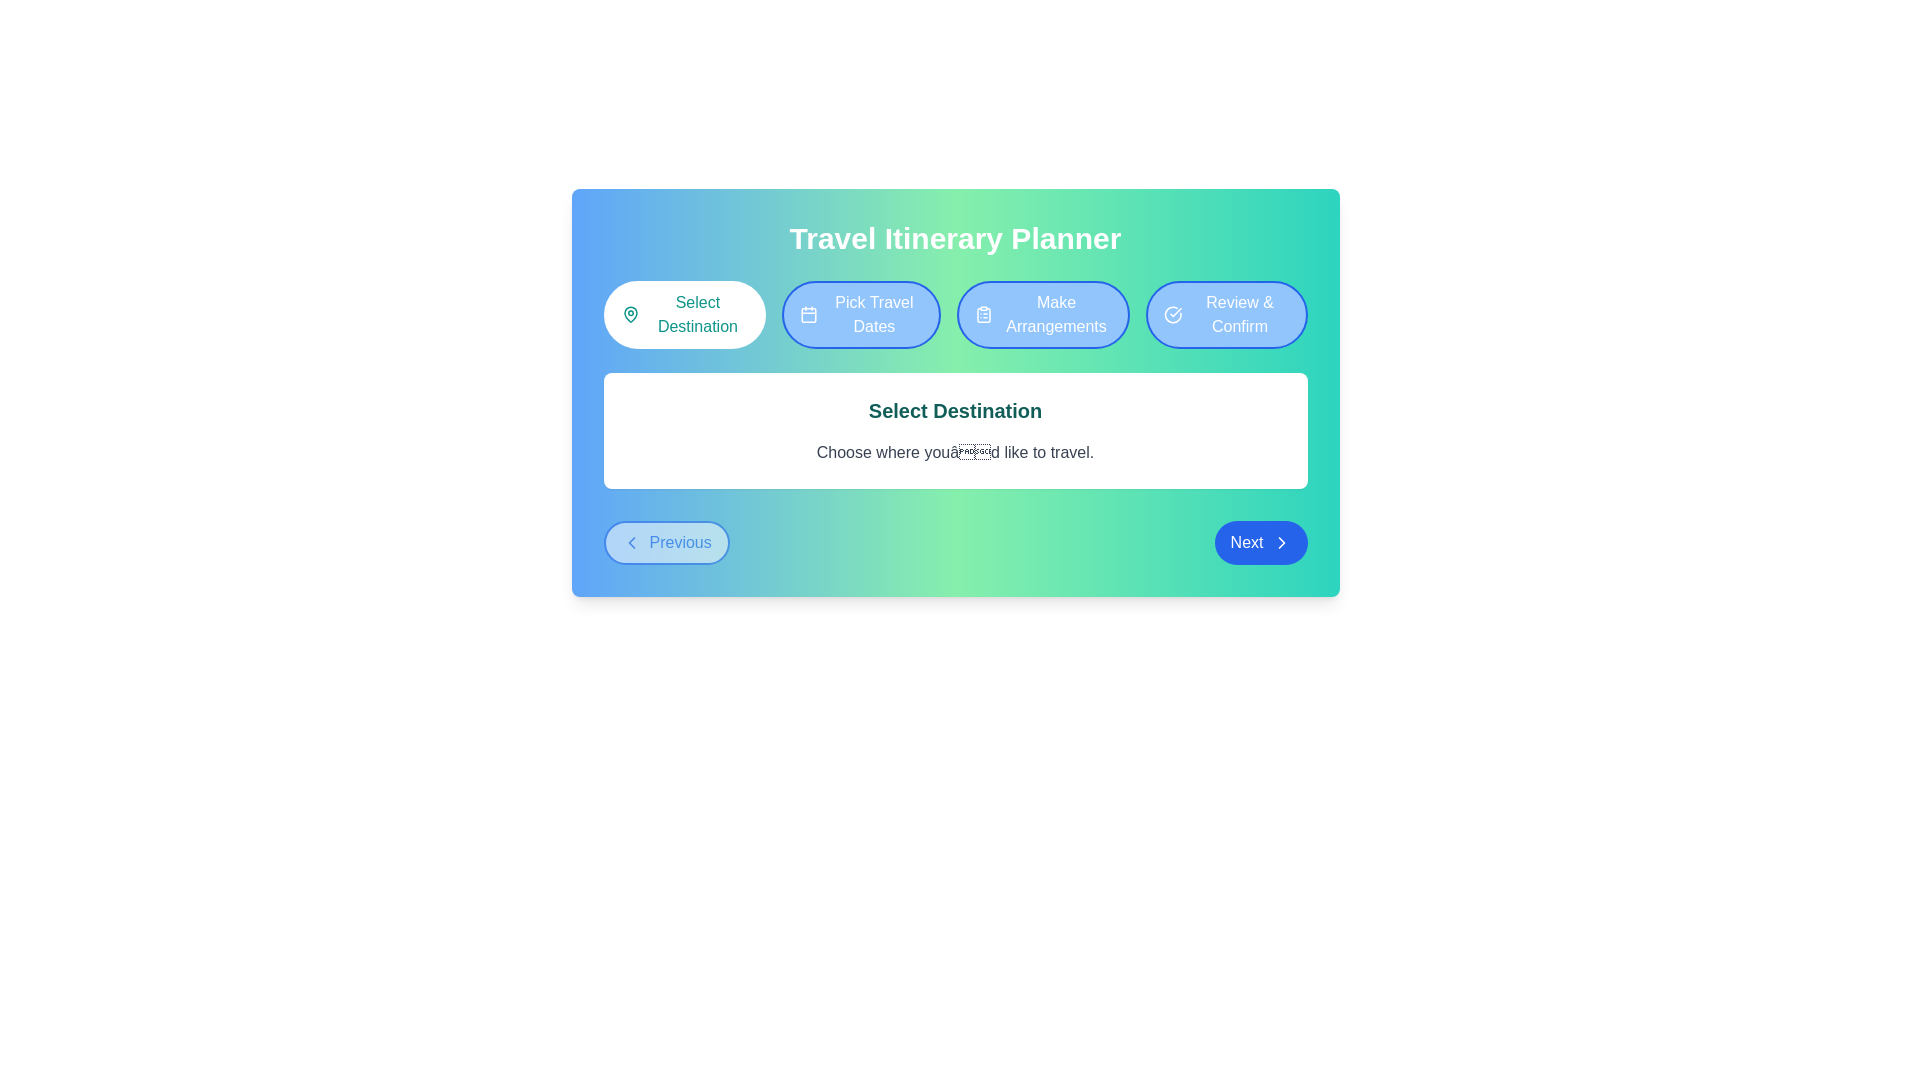 The height and width of the screenshot is (1080, 1920). Describe the element at coordinates (983, 315) in the screenshot. I see `the SVG icon resembling a clipboard with a list, which is visibly located inside the 'Make Arrangements' button in the top navigation bar` at that location.